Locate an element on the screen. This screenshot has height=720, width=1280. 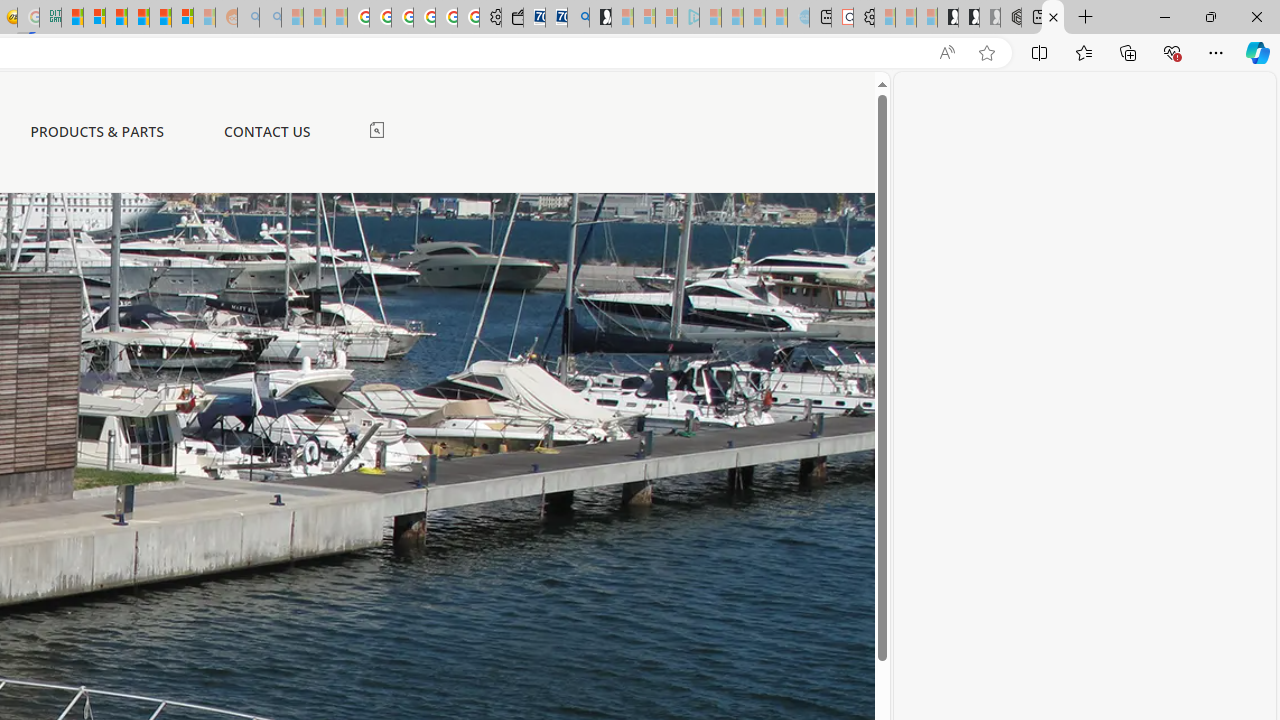
'Bing Real Estate - Home sales and rental listings' is located at coordinates (577, 17).